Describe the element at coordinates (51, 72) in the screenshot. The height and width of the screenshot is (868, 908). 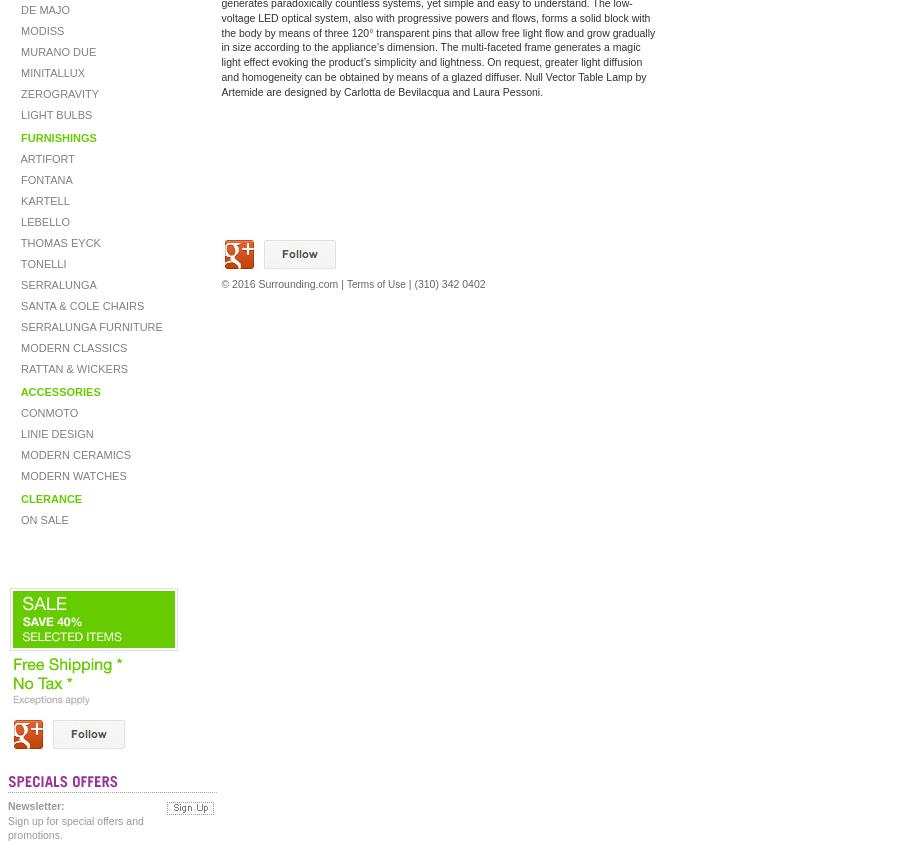
I see `'MINITALLUX'` at that location.